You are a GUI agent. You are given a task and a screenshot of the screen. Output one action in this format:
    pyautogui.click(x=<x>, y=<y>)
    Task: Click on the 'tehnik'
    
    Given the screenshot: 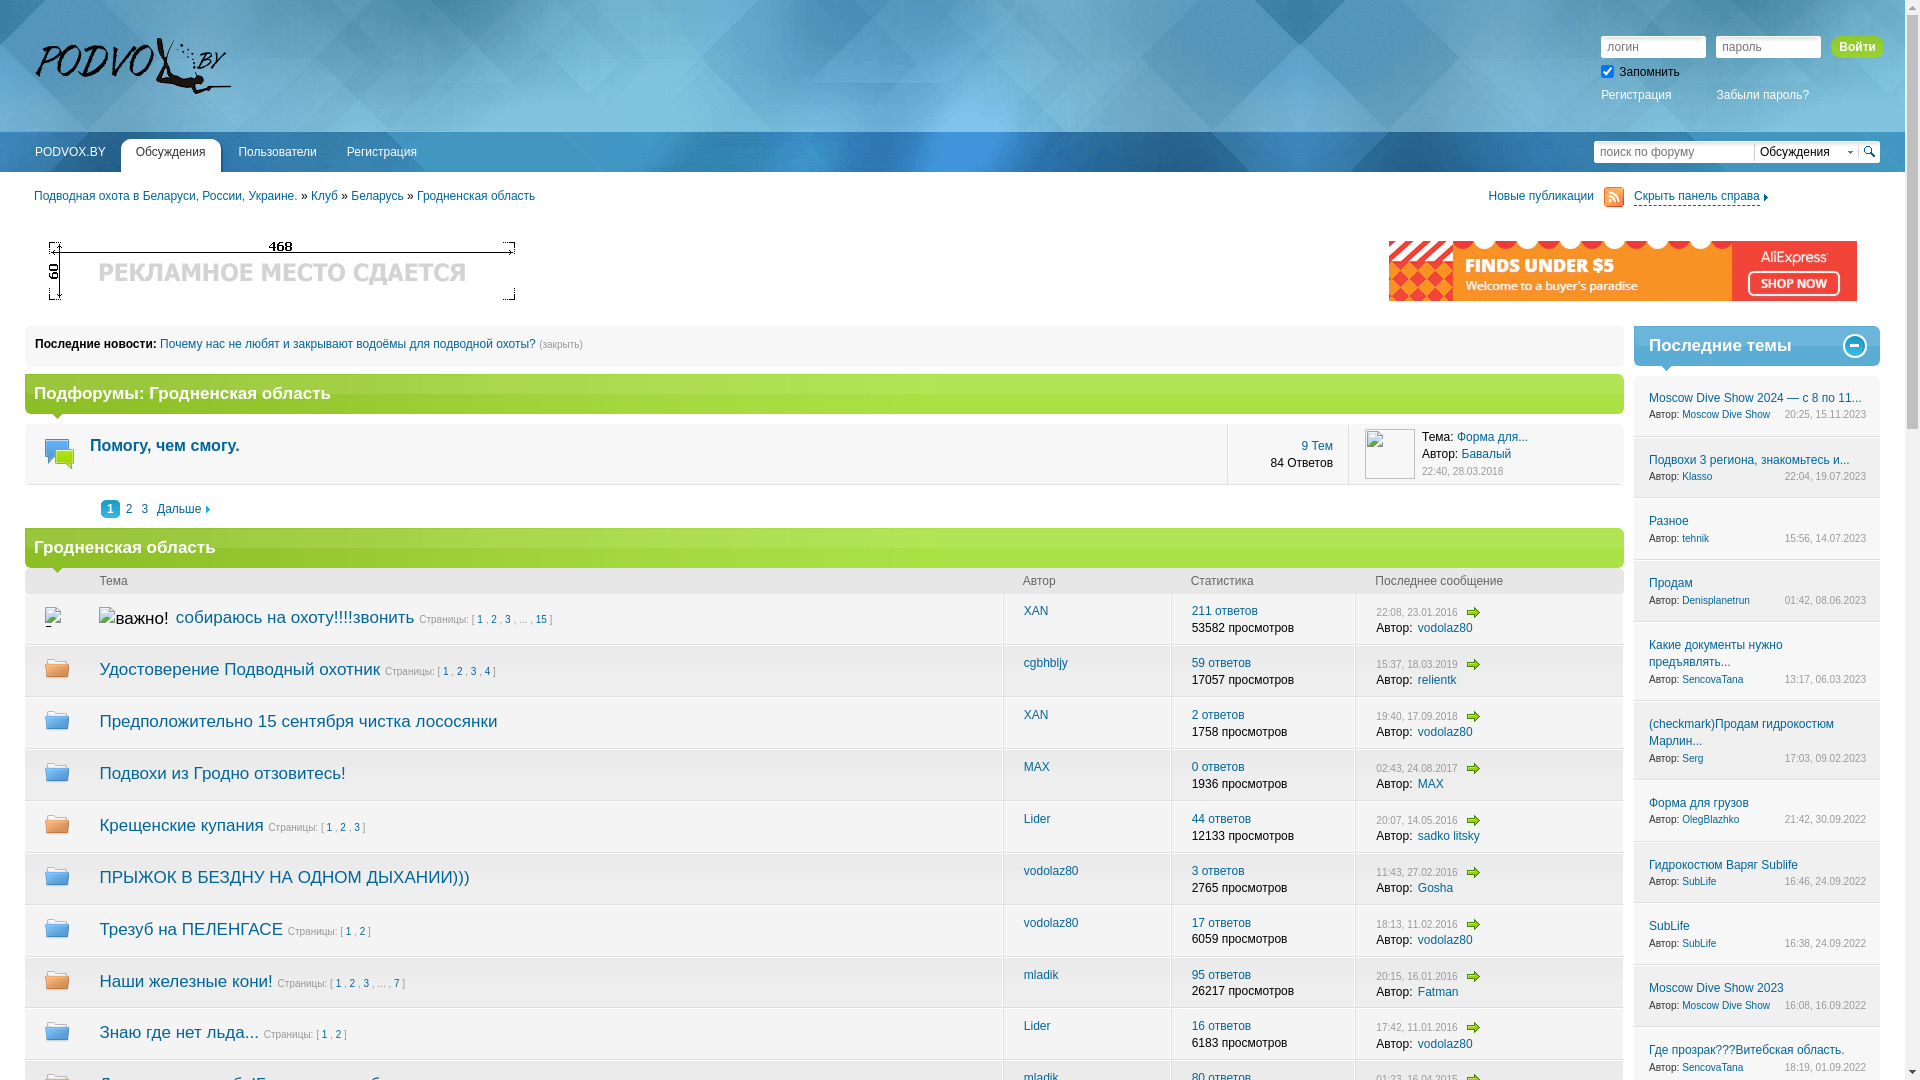 What is the action you would take?
    pyautogui.click(x=1680, y=537)
    